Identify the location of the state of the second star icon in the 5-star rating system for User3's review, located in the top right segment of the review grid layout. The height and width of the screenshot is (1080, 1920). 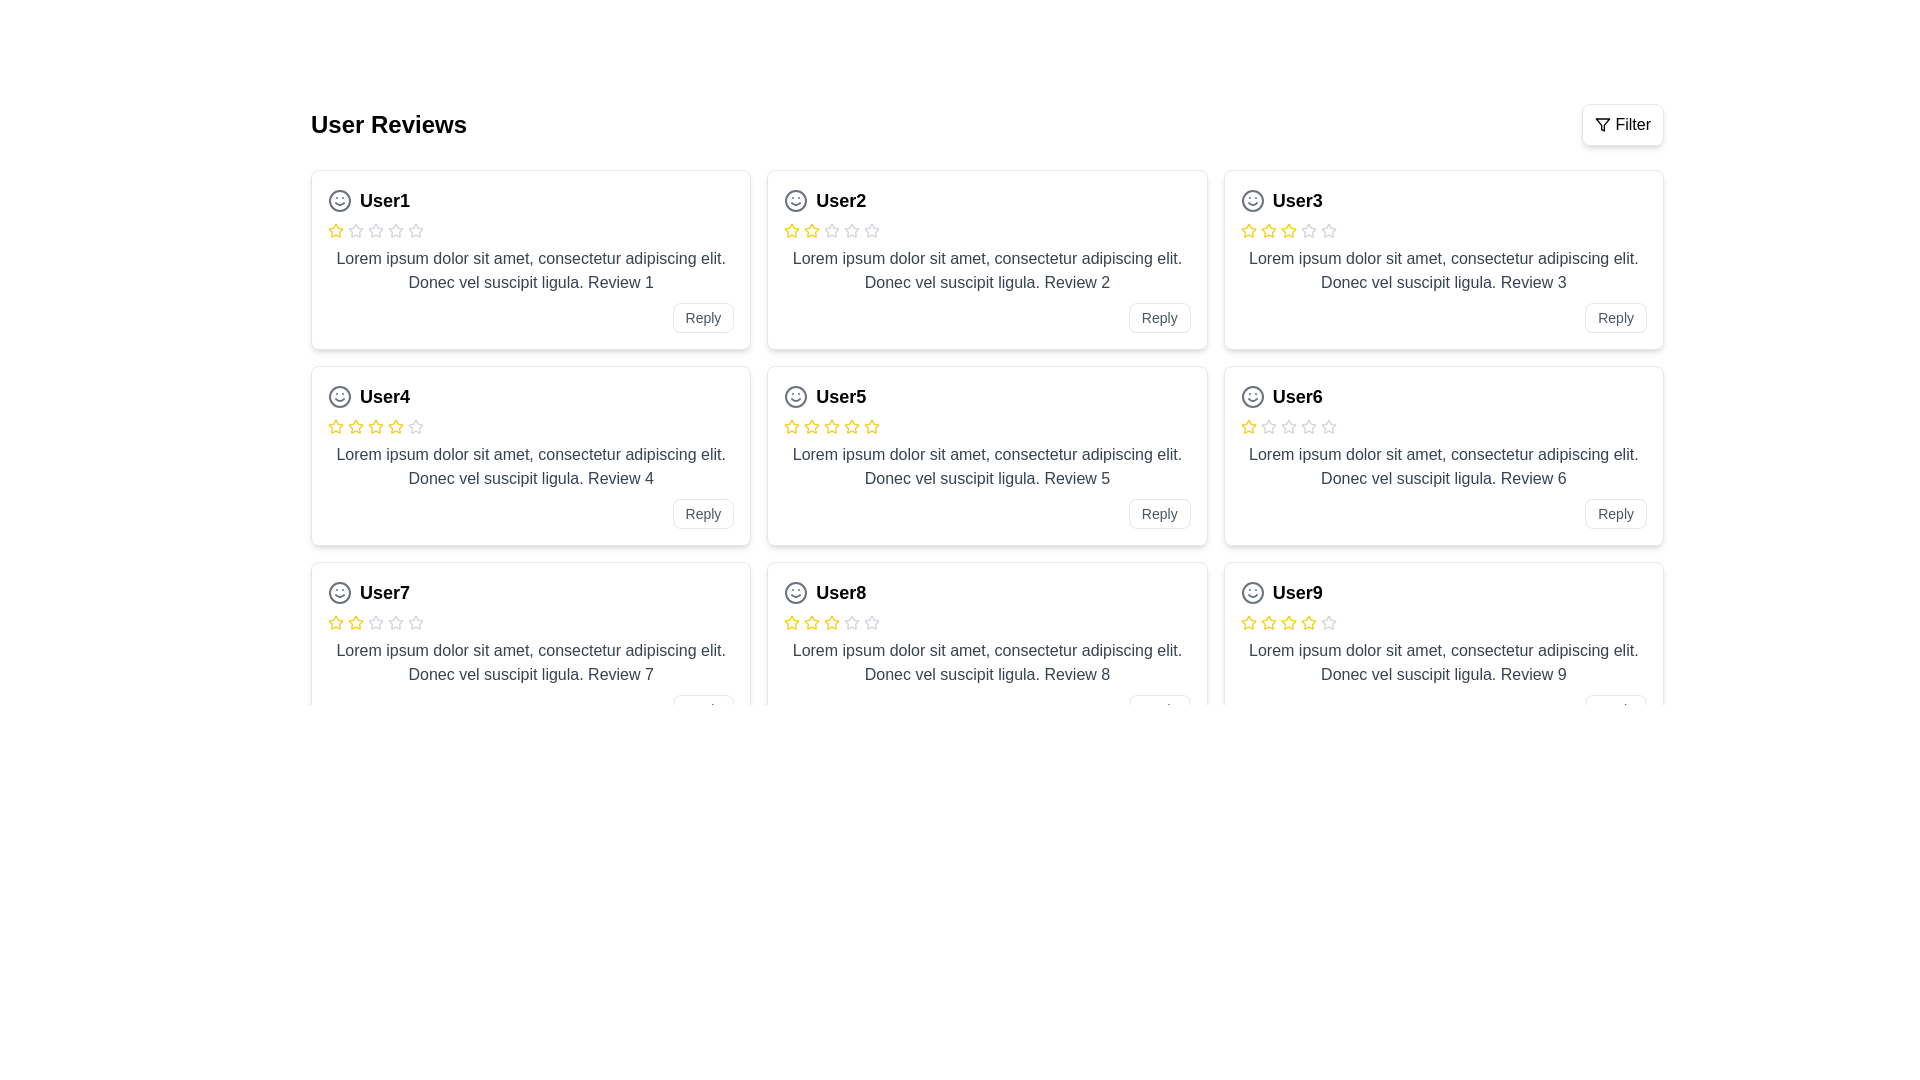
(1267, 230).